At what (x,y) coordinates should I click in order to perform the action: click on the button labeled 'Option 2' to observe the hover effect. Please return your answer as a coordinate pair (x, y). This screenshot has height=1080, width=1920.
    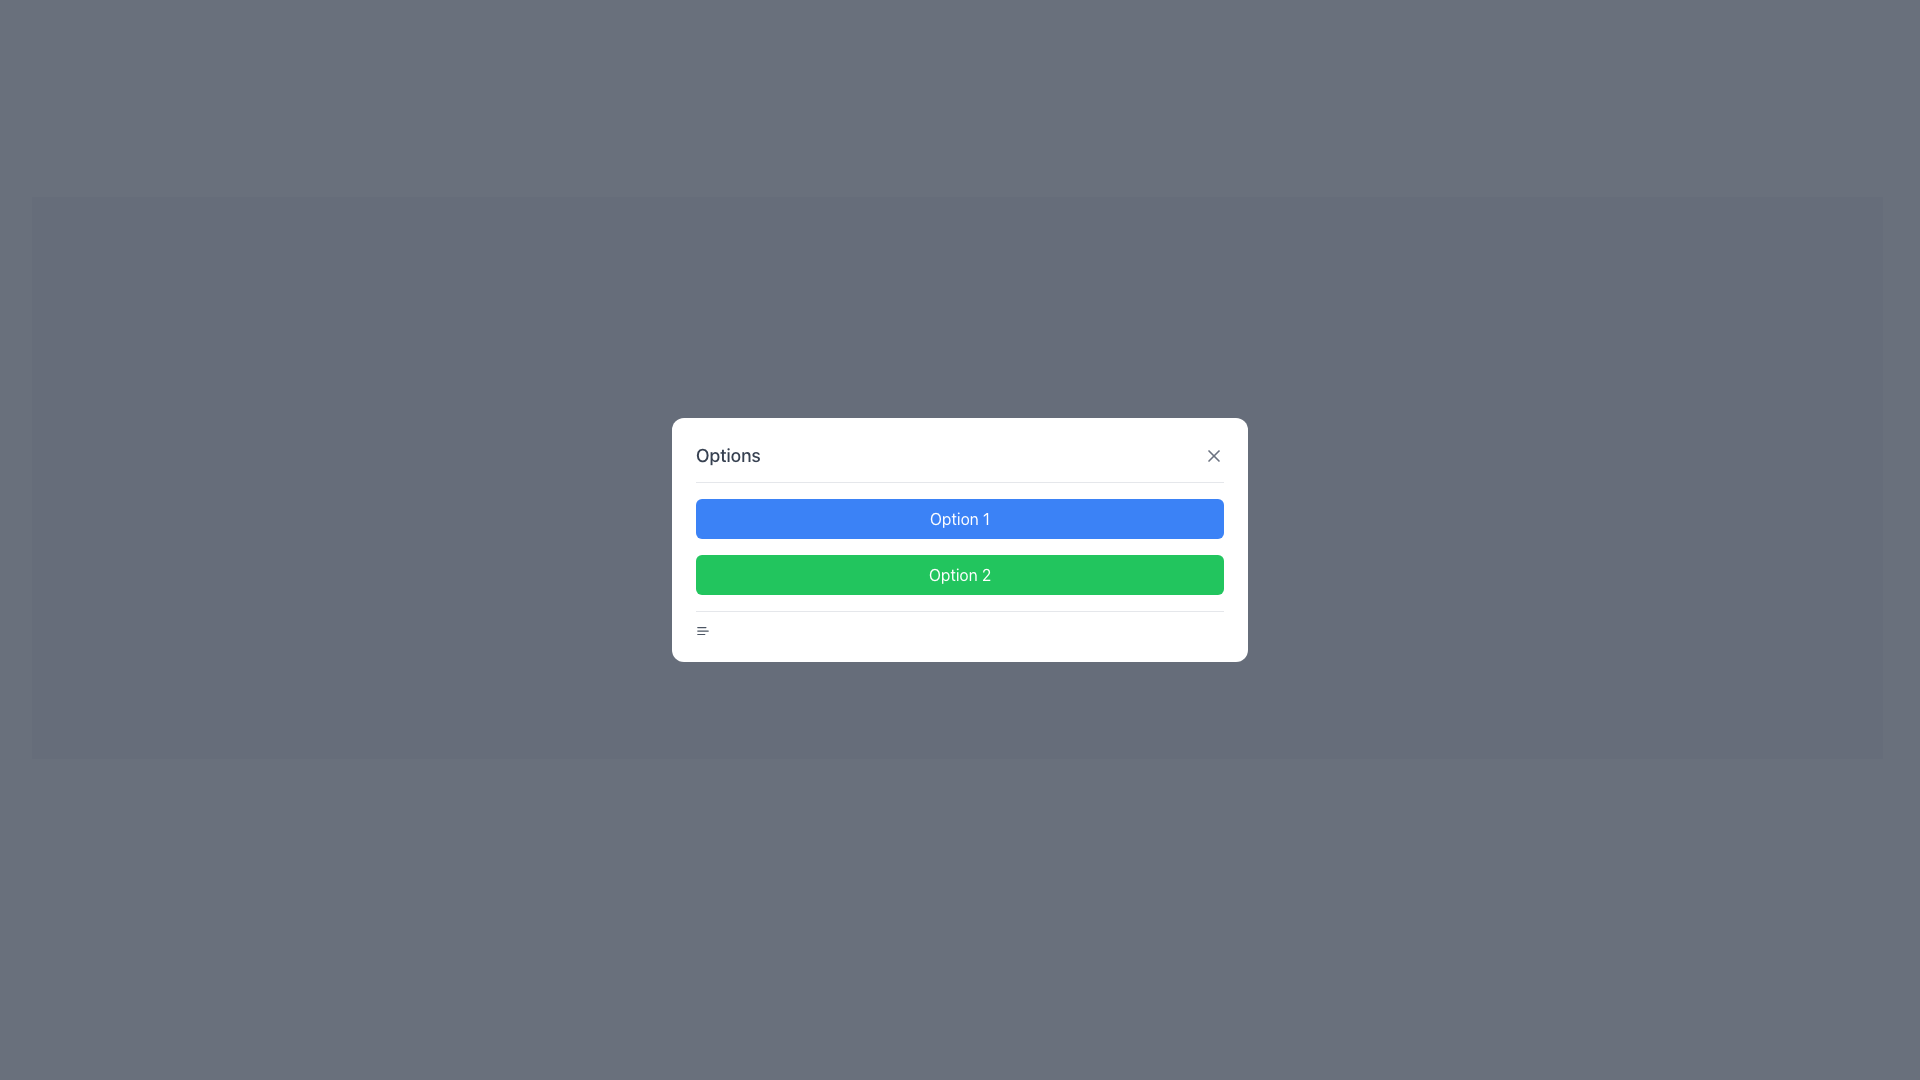
    Looking at the image, I should click on (960, 574).